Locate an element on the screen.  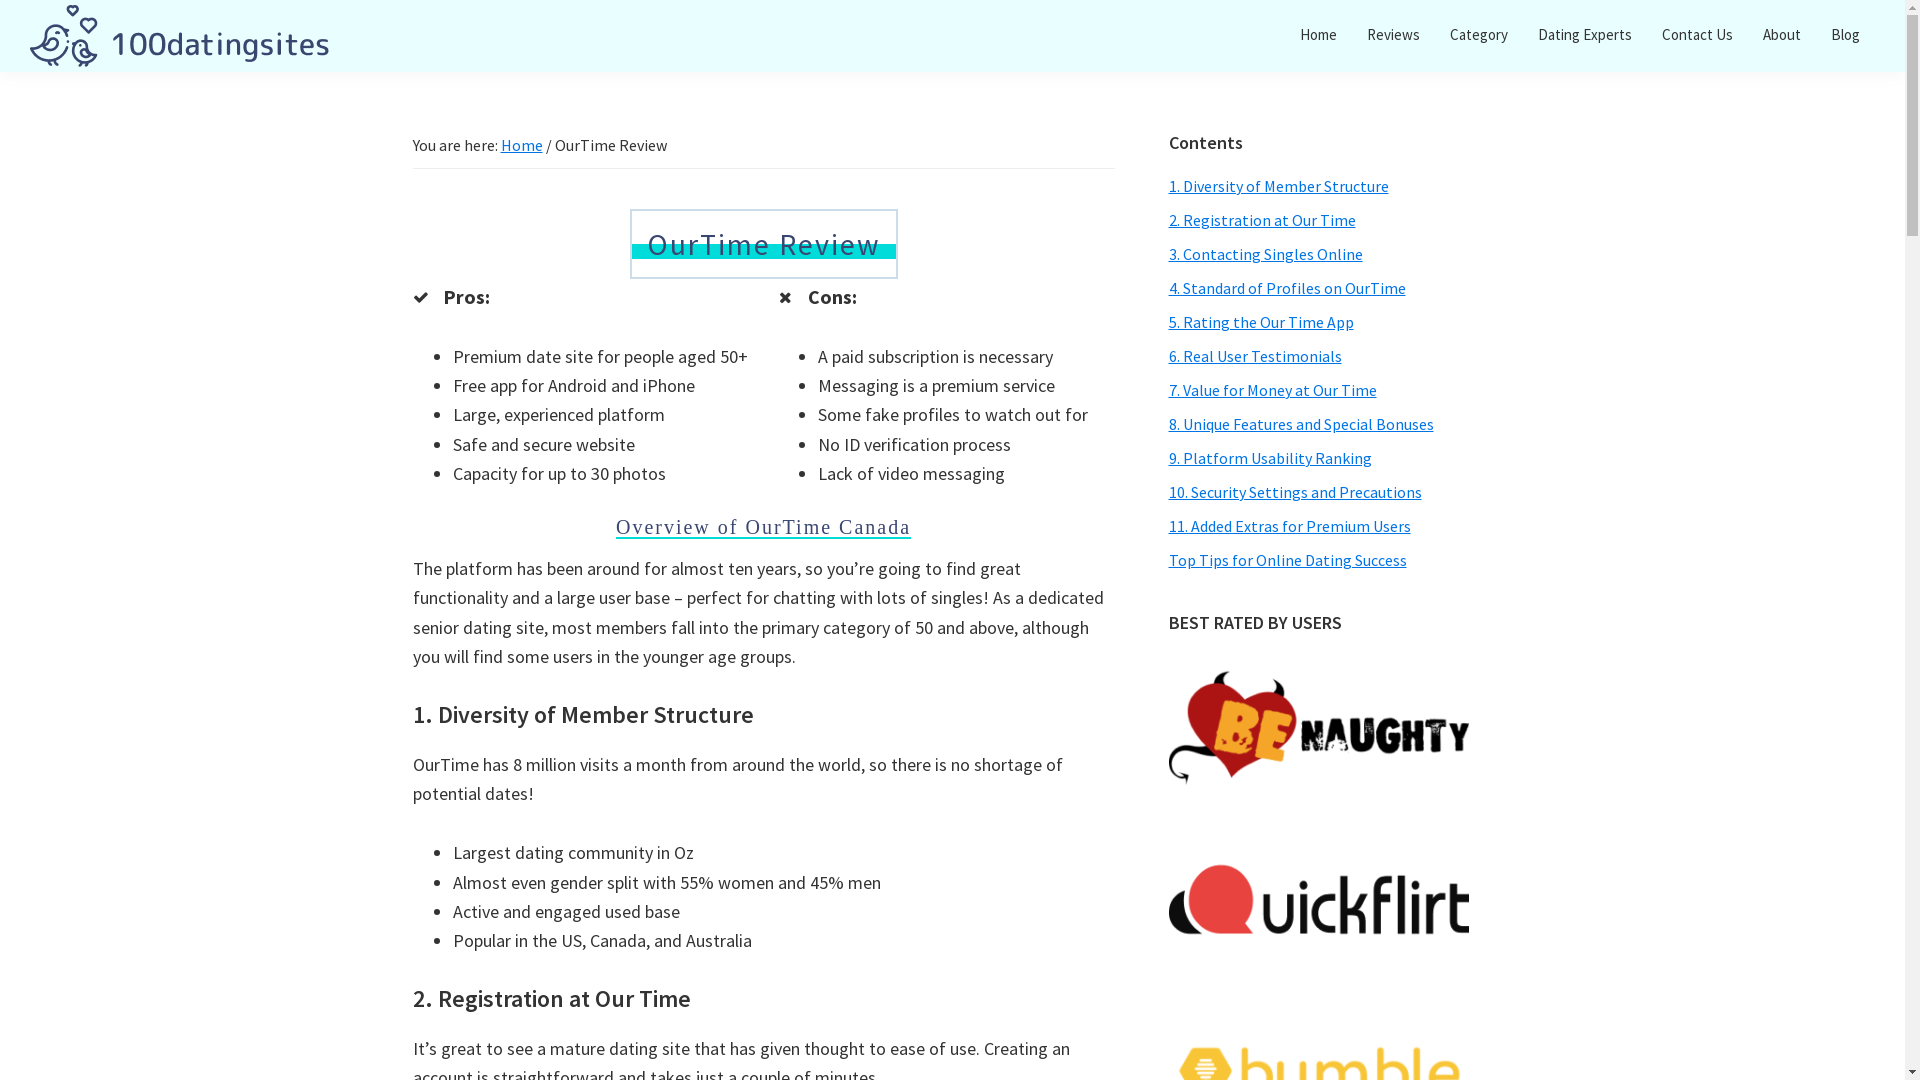
'4. Standard of Profiles on OurTime' is located at coordinates (1286, 288).